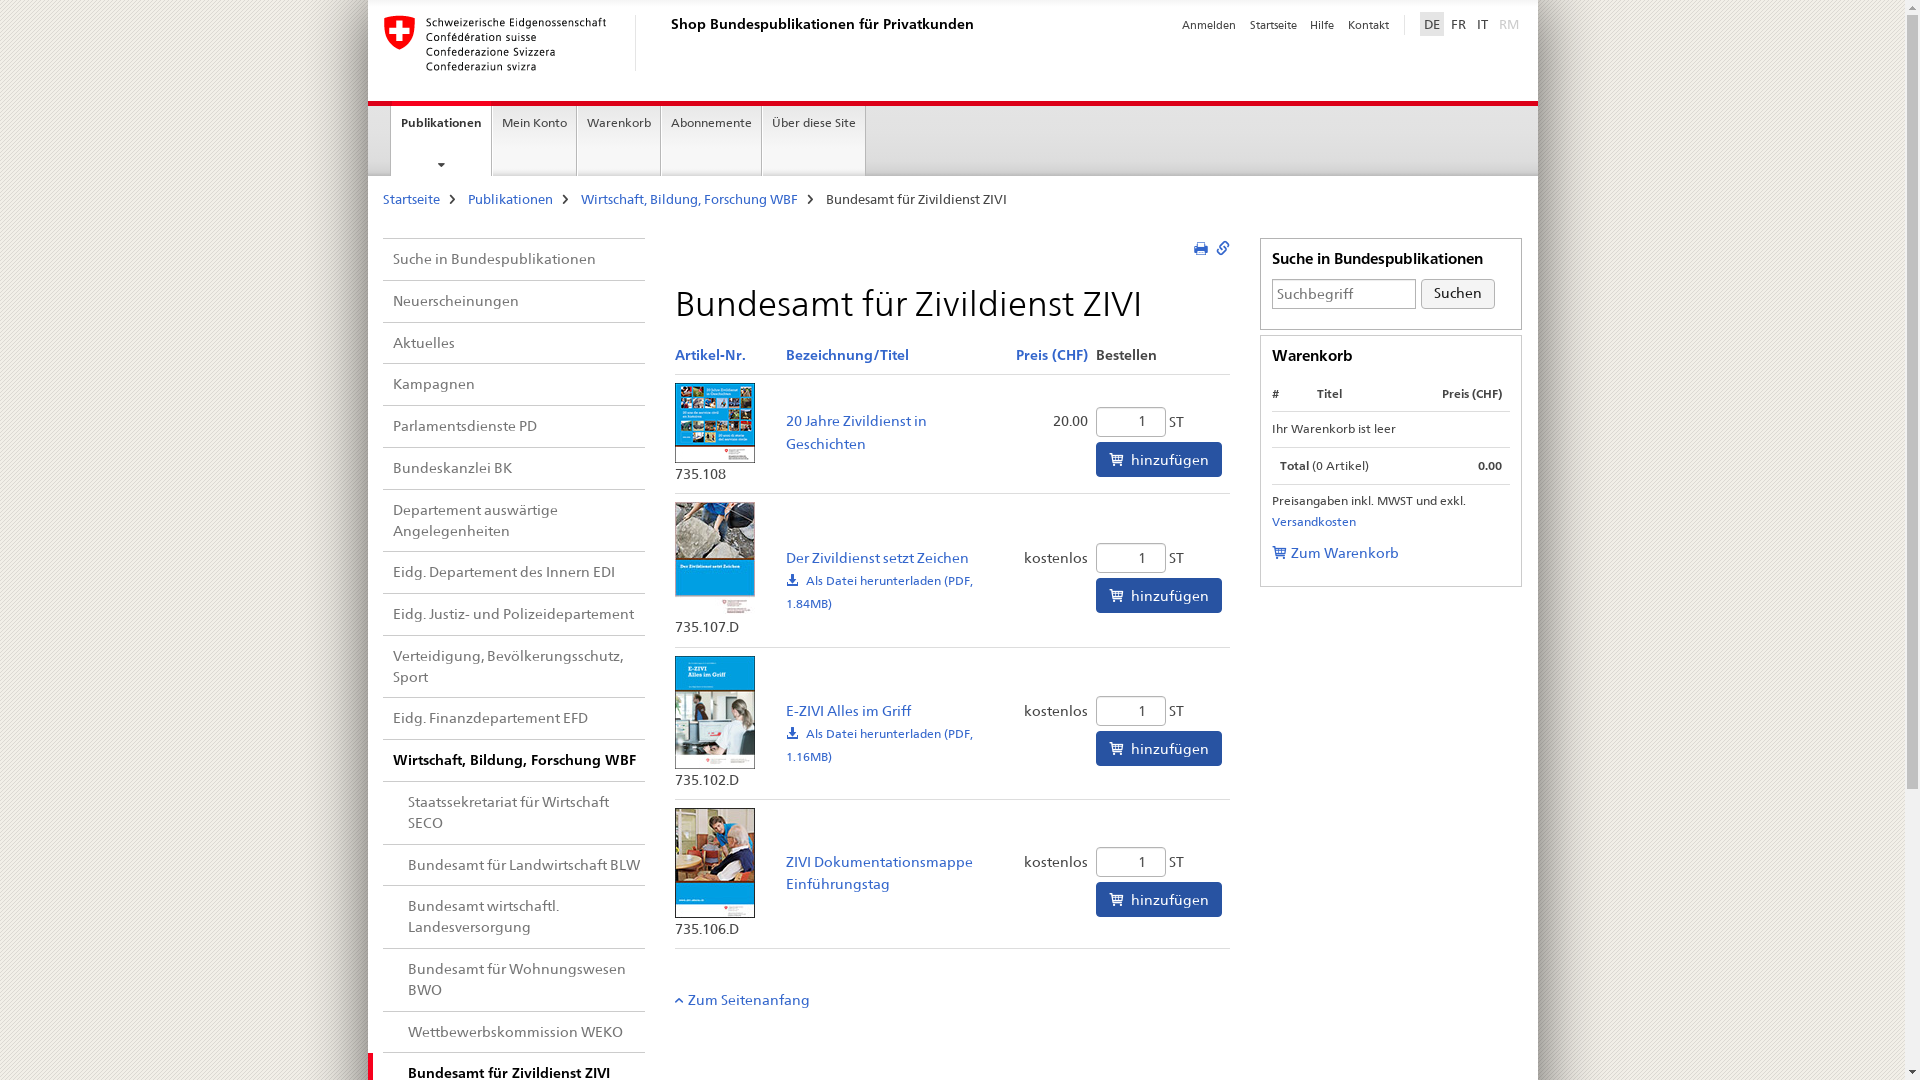 Image resolution: width=1920 pixels, height=1080 pixels. Describe the element at coordinates (440, 137) in the screenshot. I see `'Publikationen'` at that location.